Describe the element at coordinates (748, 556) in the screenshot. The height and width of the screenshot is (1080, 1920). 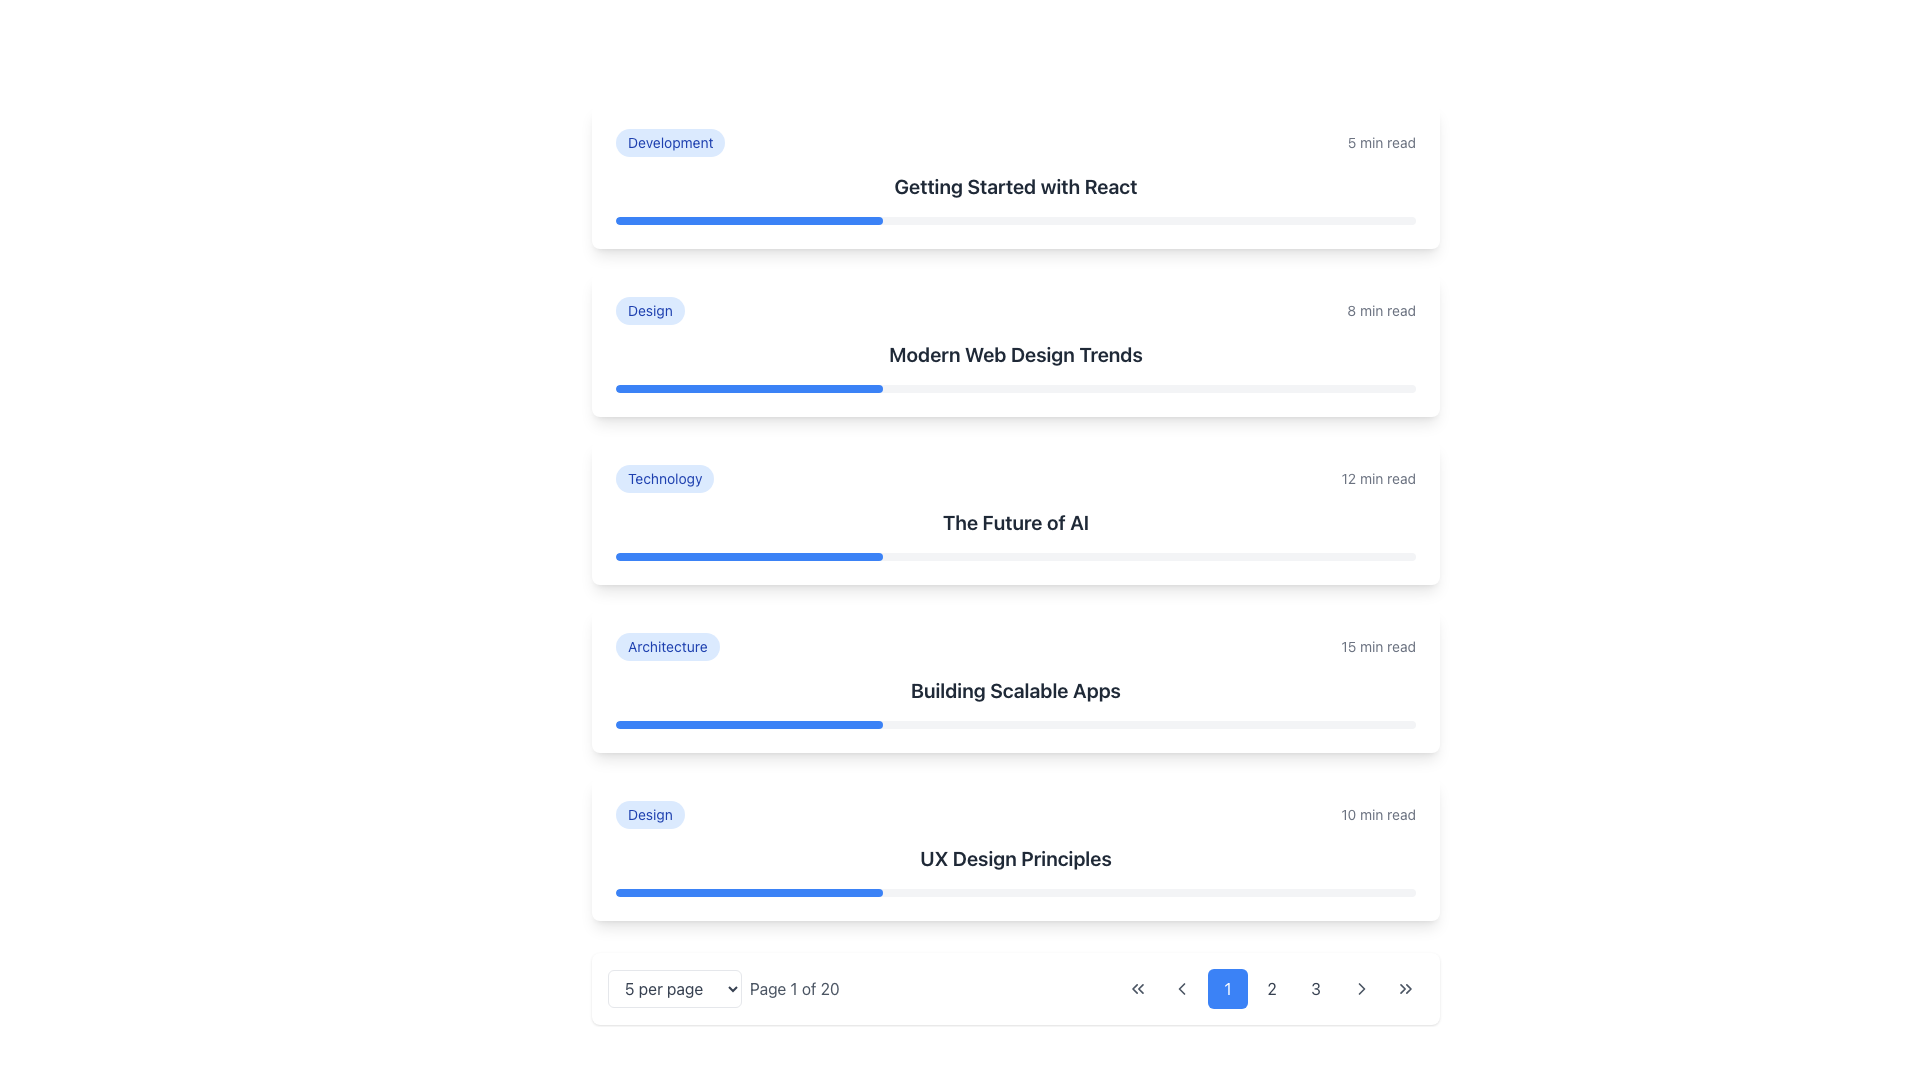
I see `the progress visually by interacting with the blue-colored progress bar segment located at the beginning of the progress bar in the 'The Future of AI' section` at that location.